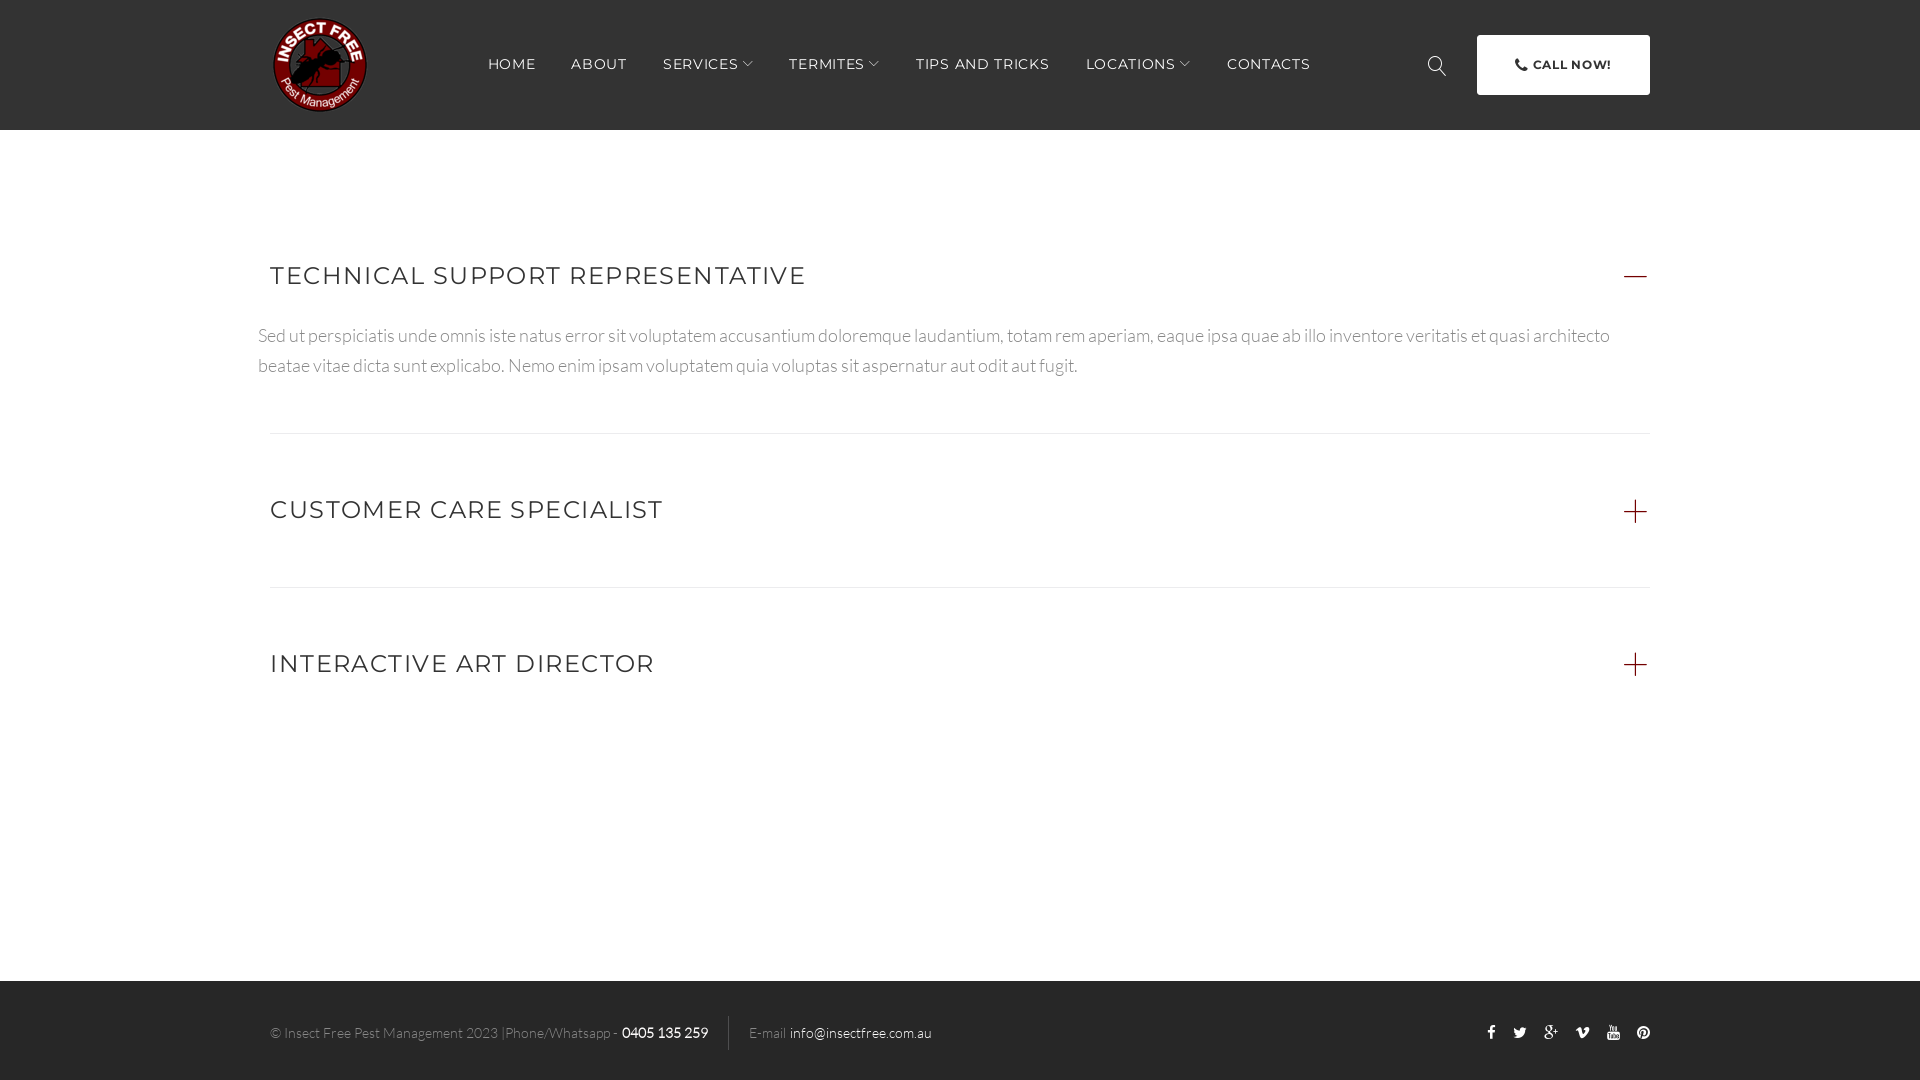  Describe the element at coordinates (1636, 1033) in the screenshot. I see `'Pinterest'` at that location.